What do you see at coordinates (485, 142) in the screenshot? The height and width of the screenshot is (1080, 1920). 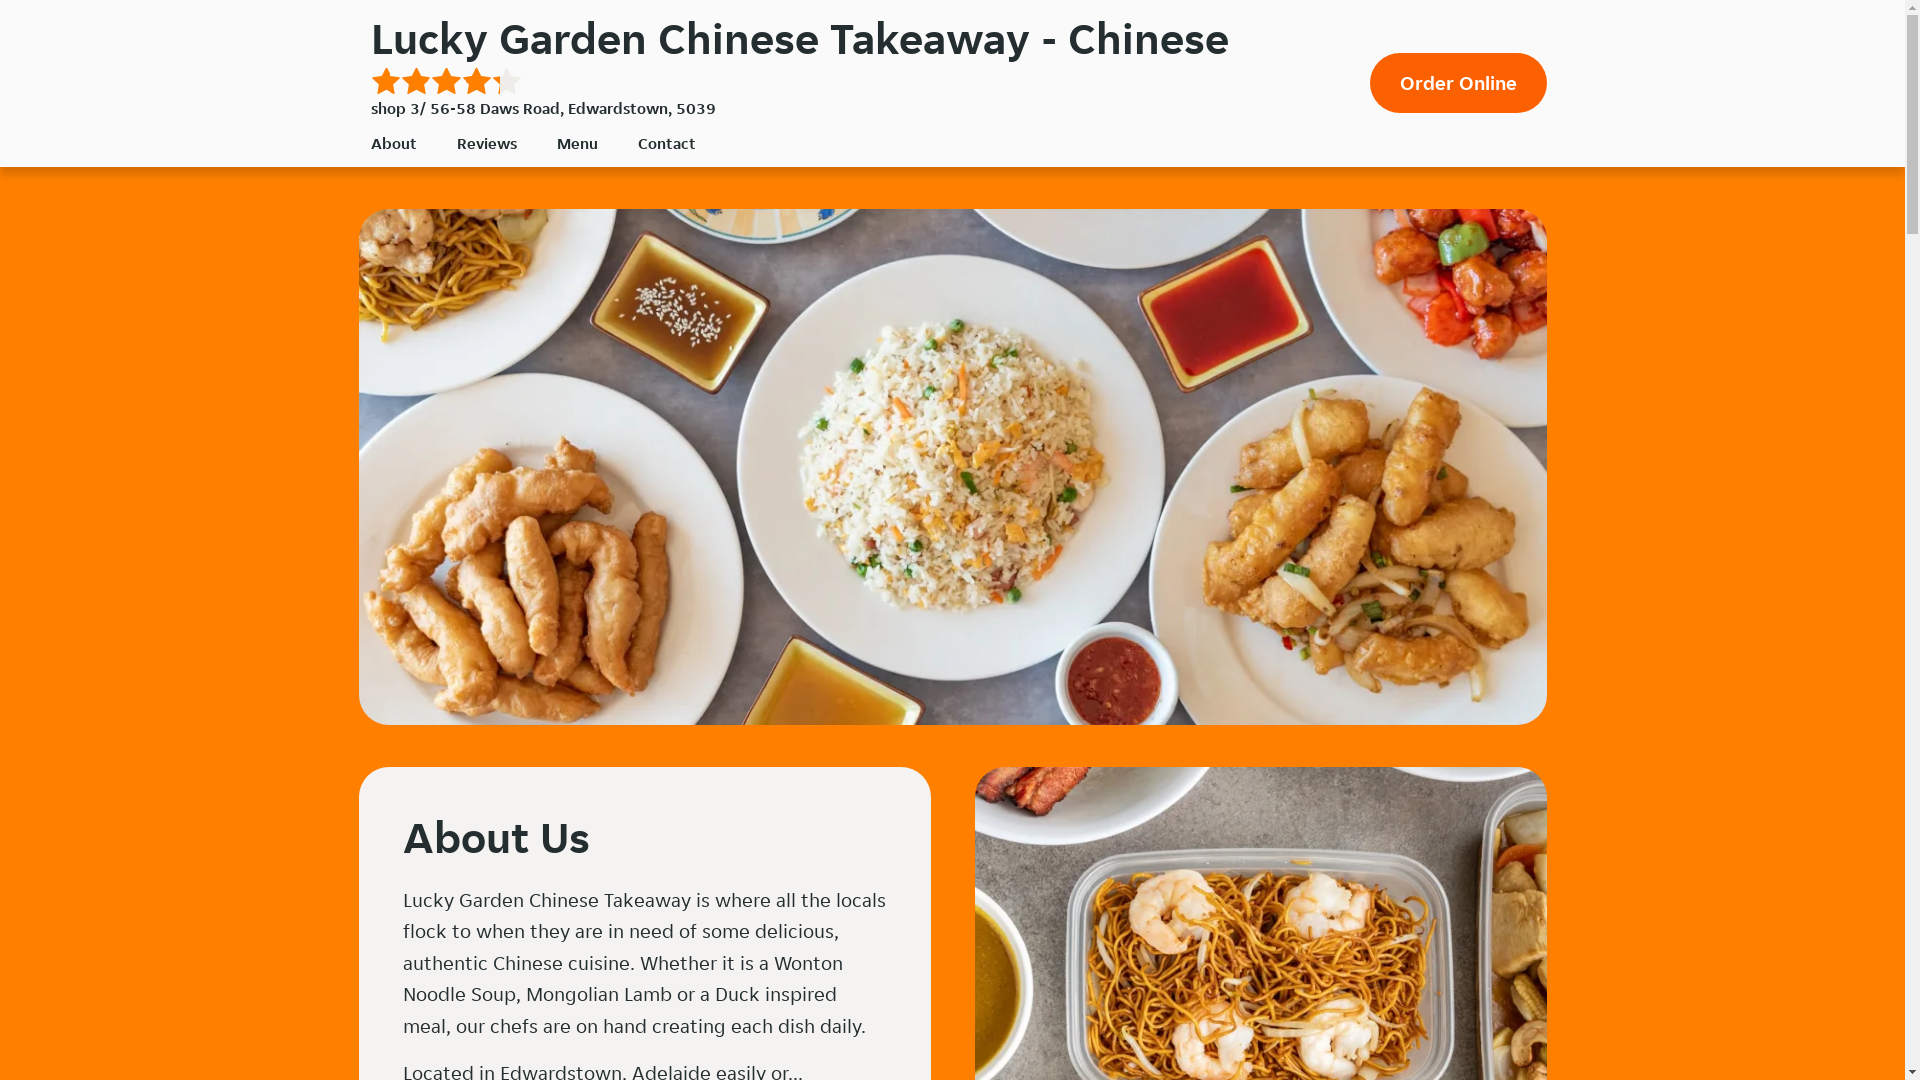 I see `'Reviews'` at bounding box center [485, 142].